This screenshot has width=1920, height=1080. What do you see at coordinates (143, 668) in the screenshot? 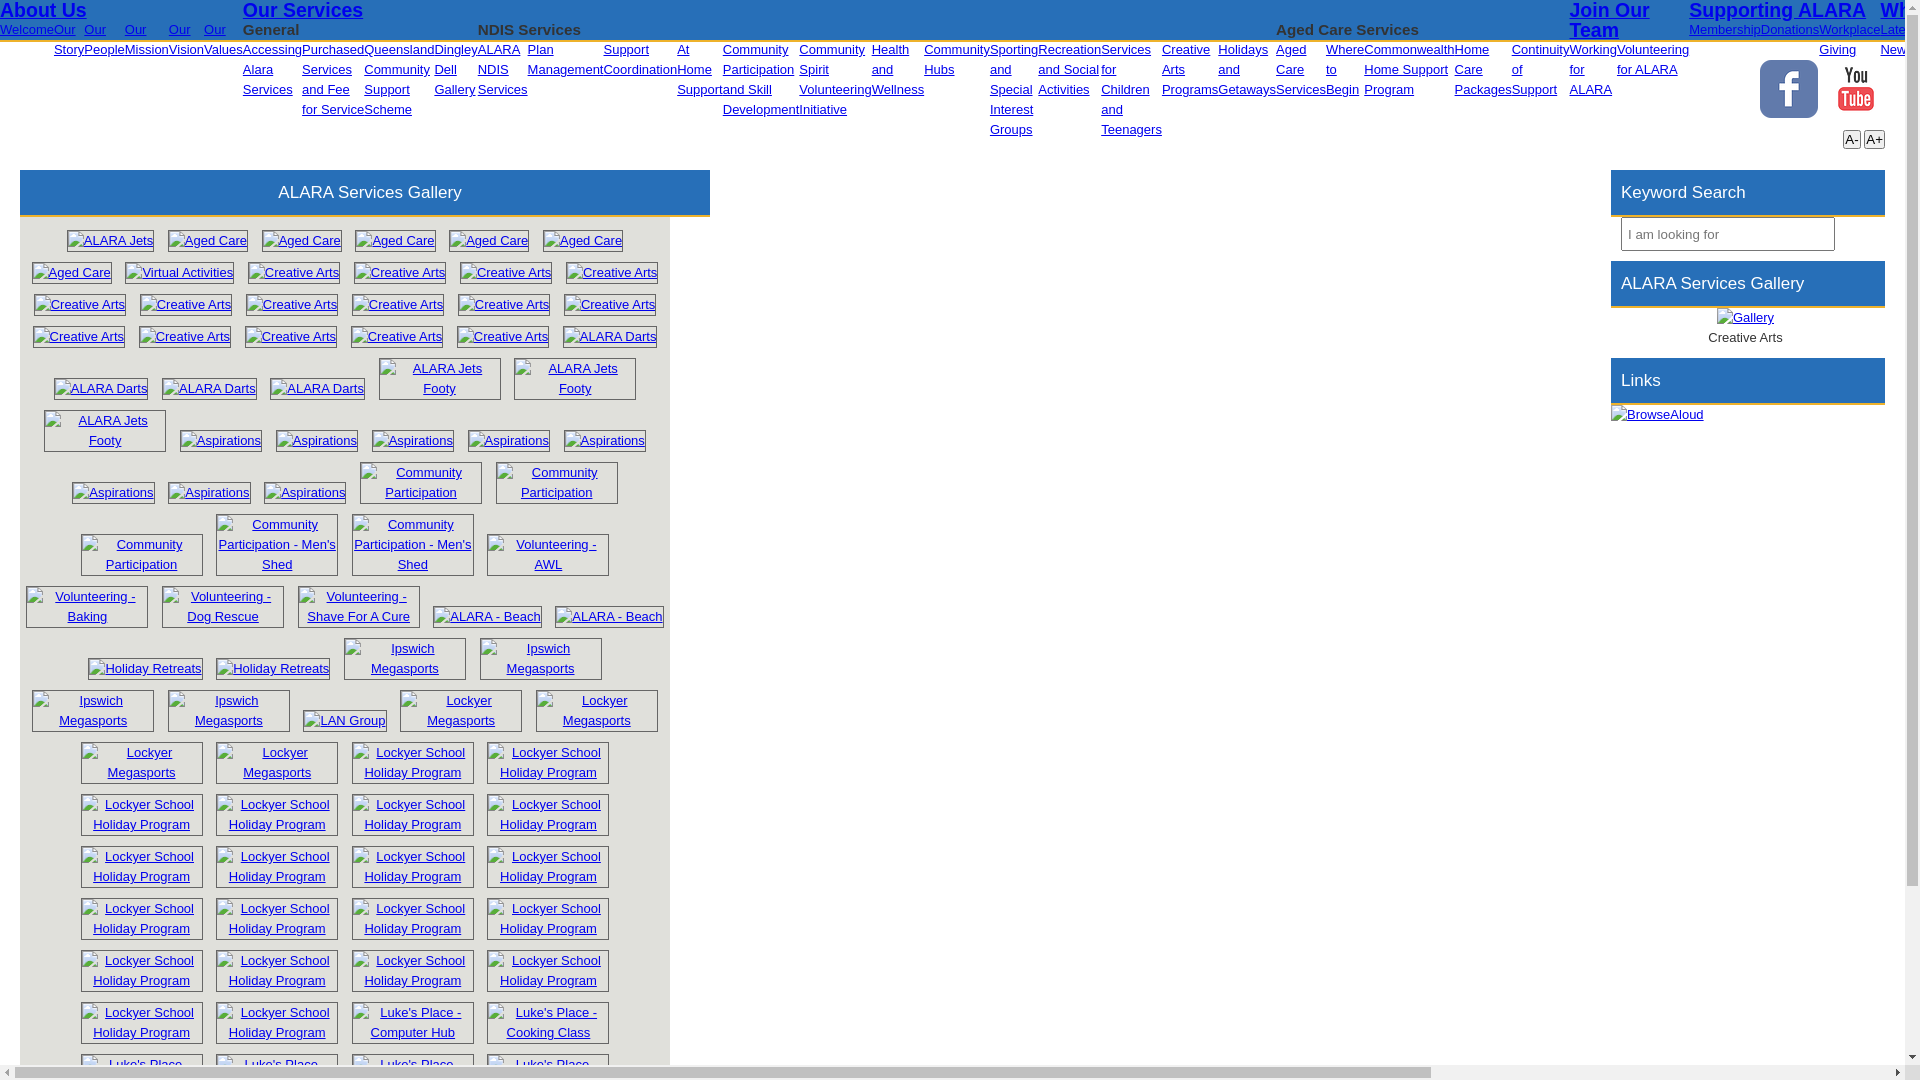
I see `'Holiday Retreats'` at bounding box center [143, 668].